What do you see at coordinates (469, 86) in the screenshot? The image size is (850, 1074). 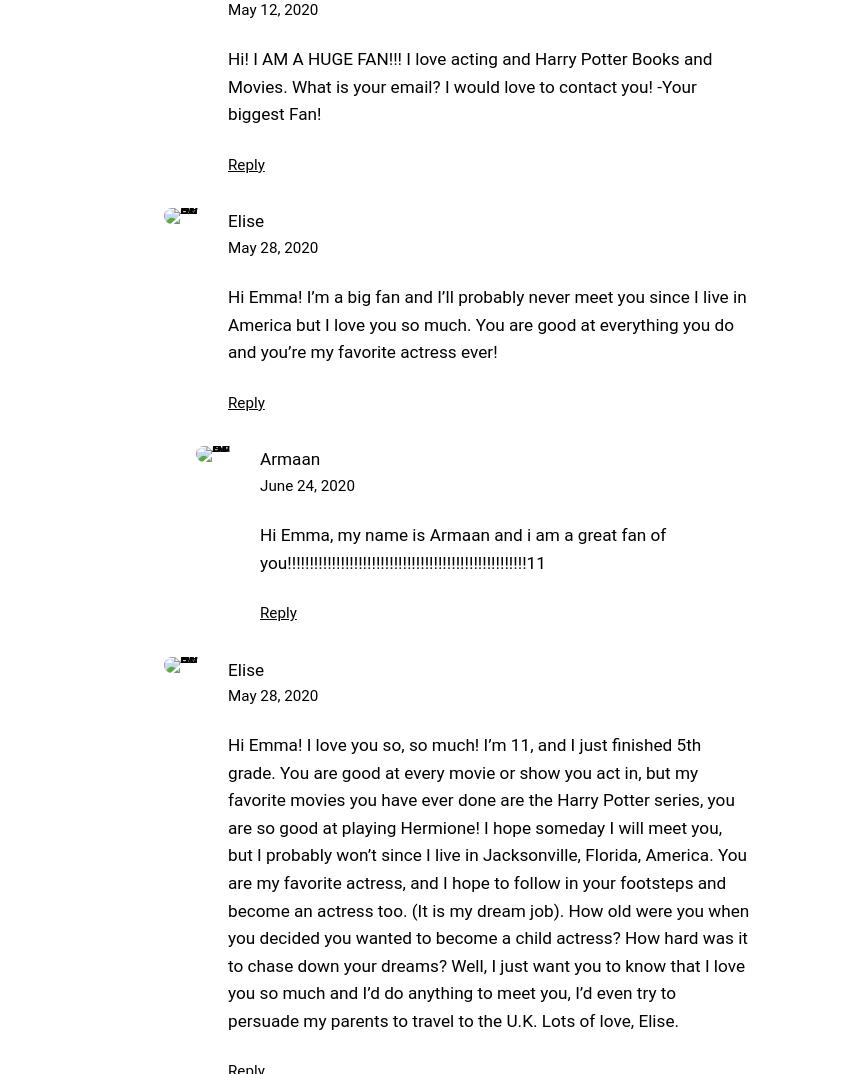 I see `'Hi! I AM A HUGE FAN!!! I love acting and Harry Potter Books and Movies. What is your email? I would love to contact you! -Your biggest Fan!'` at bounding box center [469, 86].